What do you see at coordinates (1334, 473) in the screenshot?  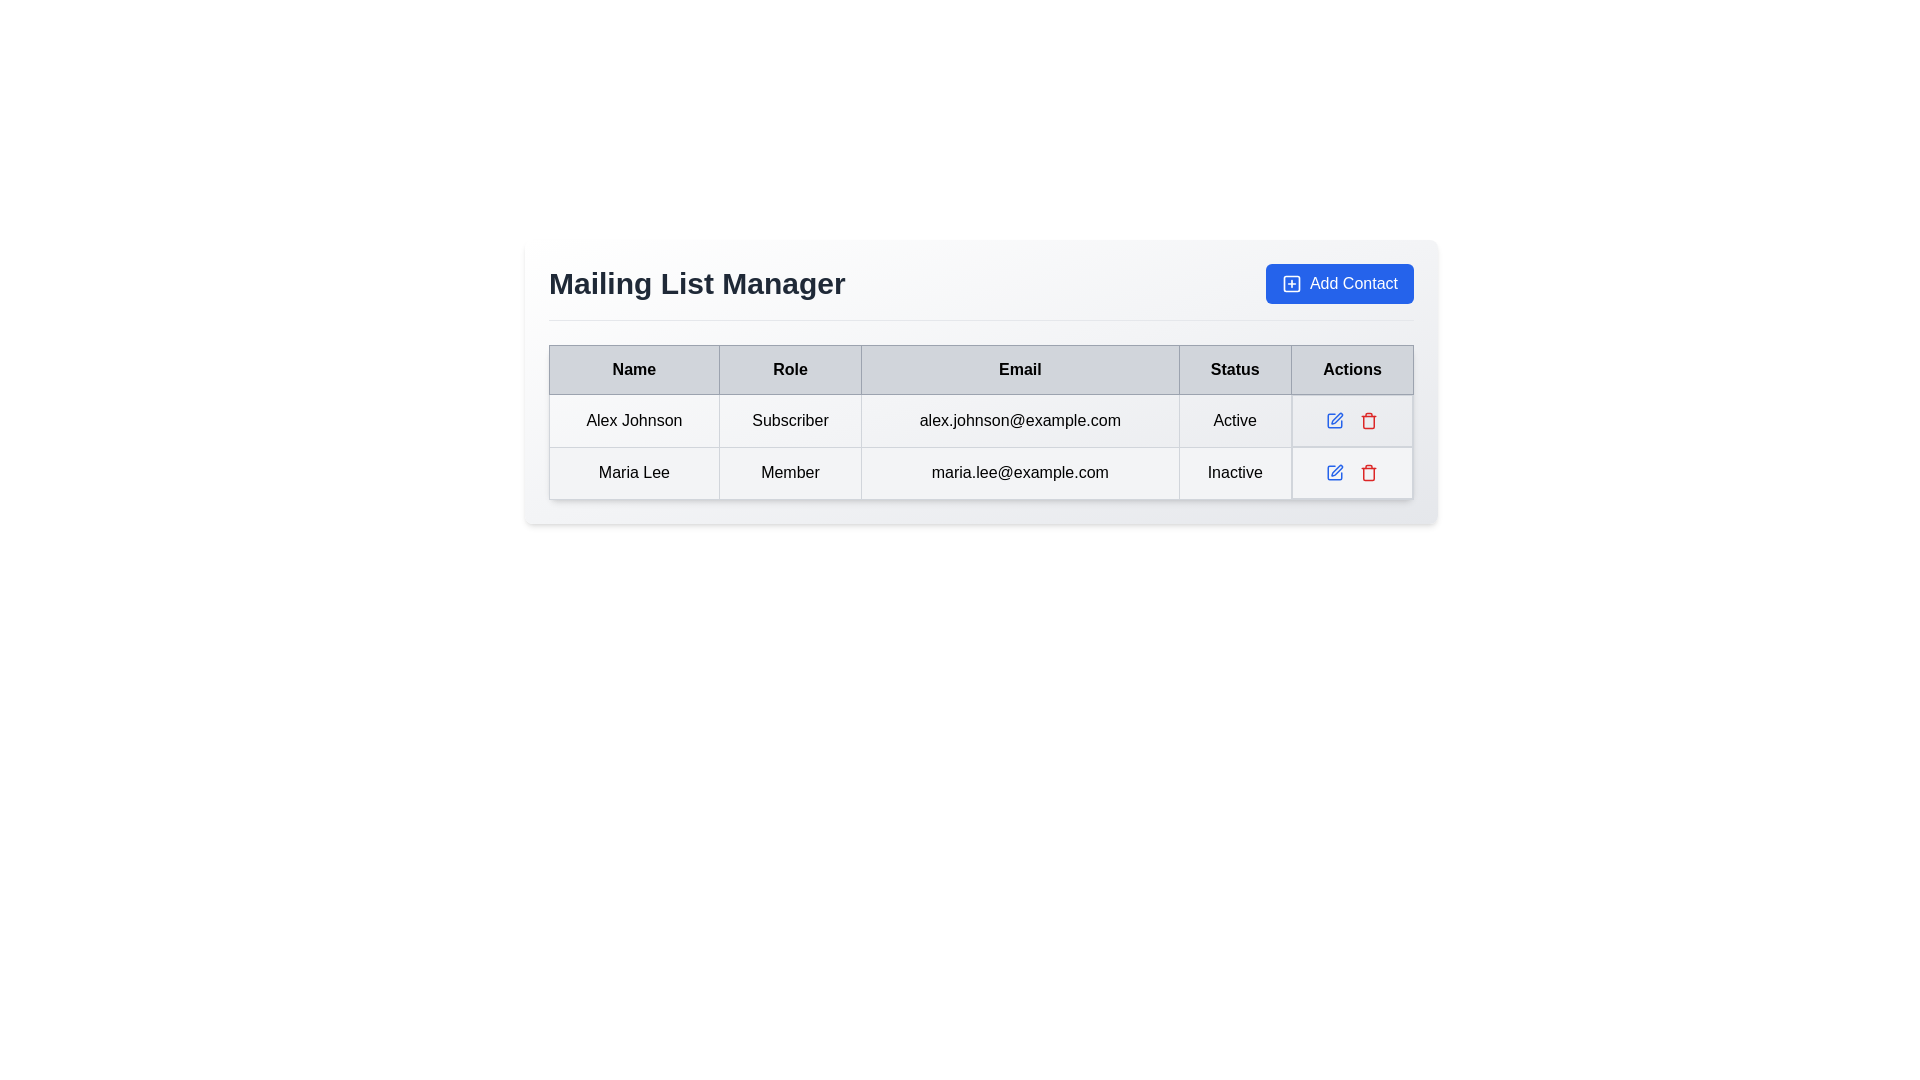 I see `the edit button located in the 'Actions' column of the second row in the data table` at bounding box center [1334, 473].